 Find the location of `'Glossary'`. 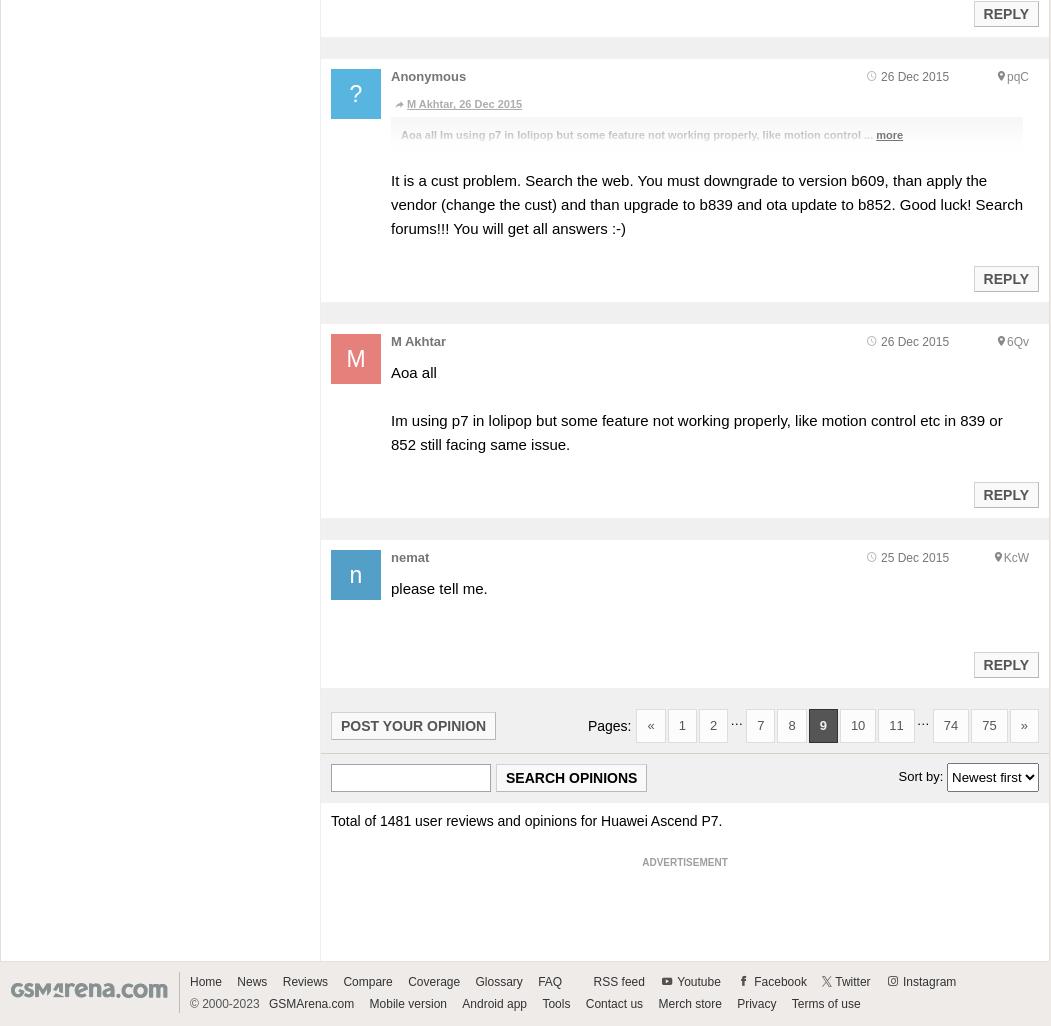

'Glossary' is located at coordinates (498, 980).